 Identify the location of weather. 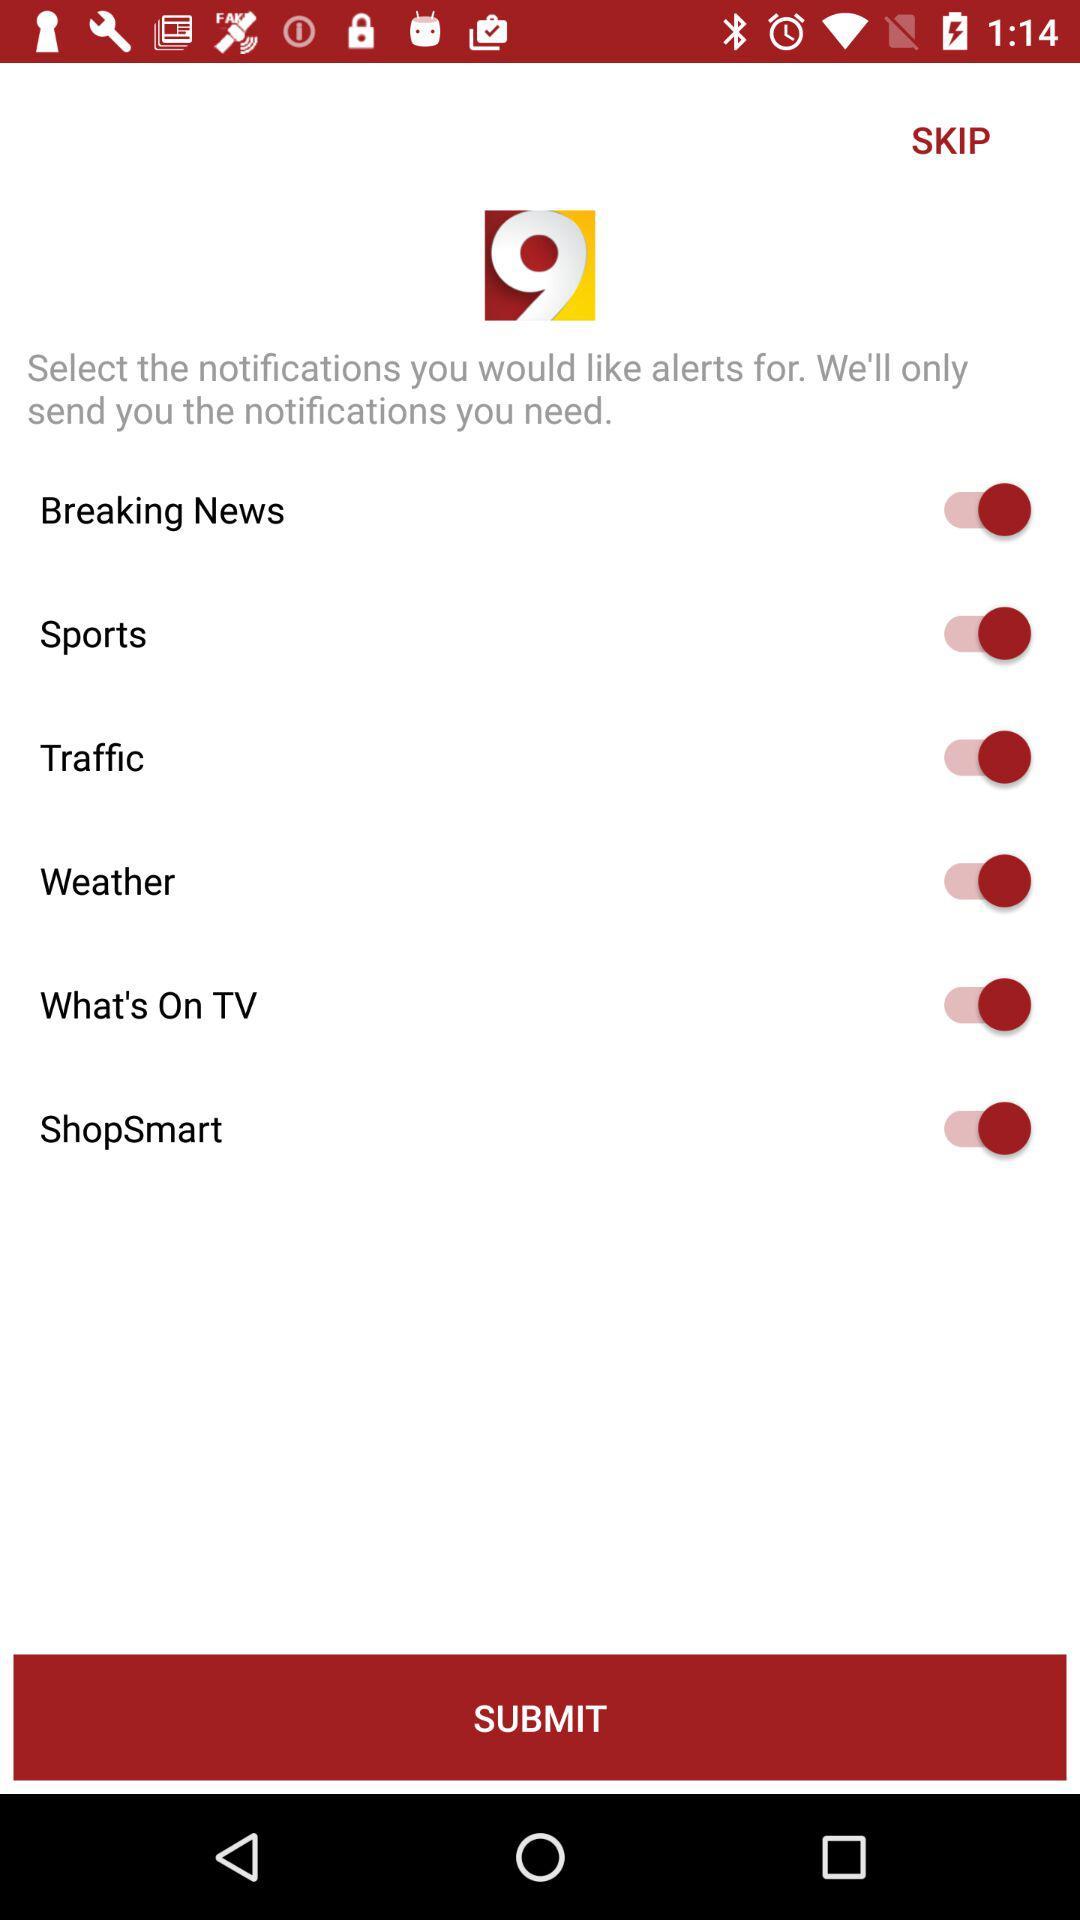
(977, 880).